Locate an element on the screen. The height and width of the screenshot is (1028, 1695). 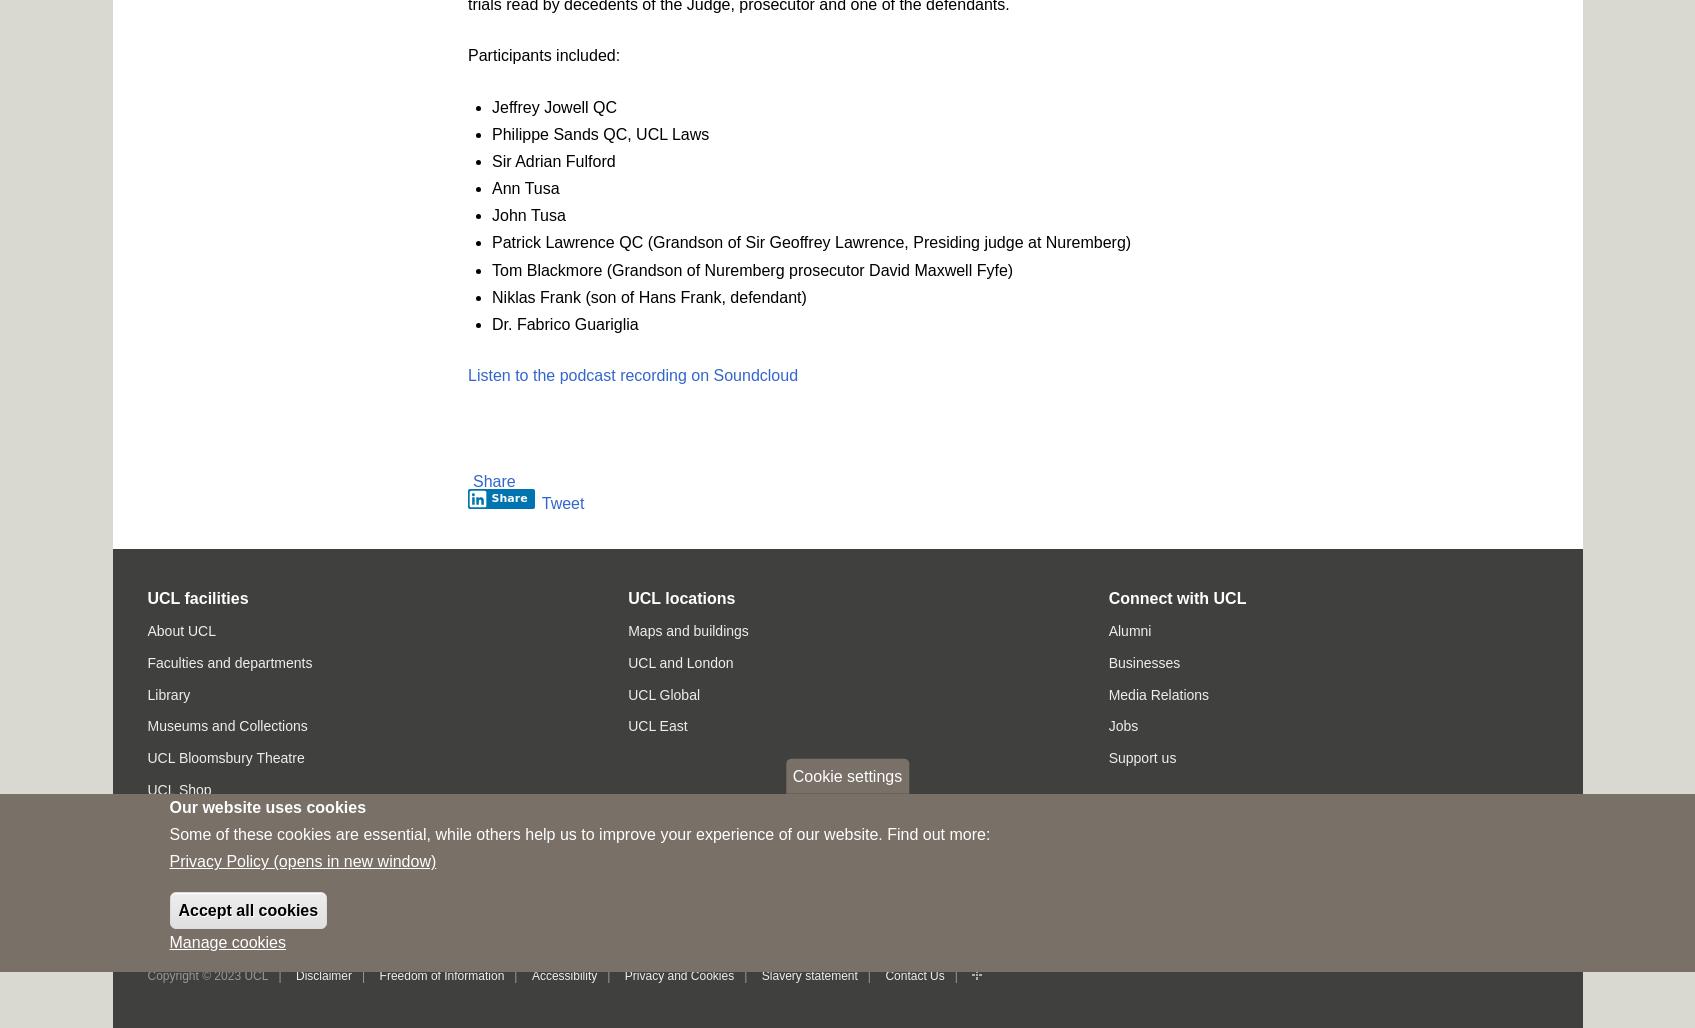
'Media Relations' is located at coordinates (1157, 694).